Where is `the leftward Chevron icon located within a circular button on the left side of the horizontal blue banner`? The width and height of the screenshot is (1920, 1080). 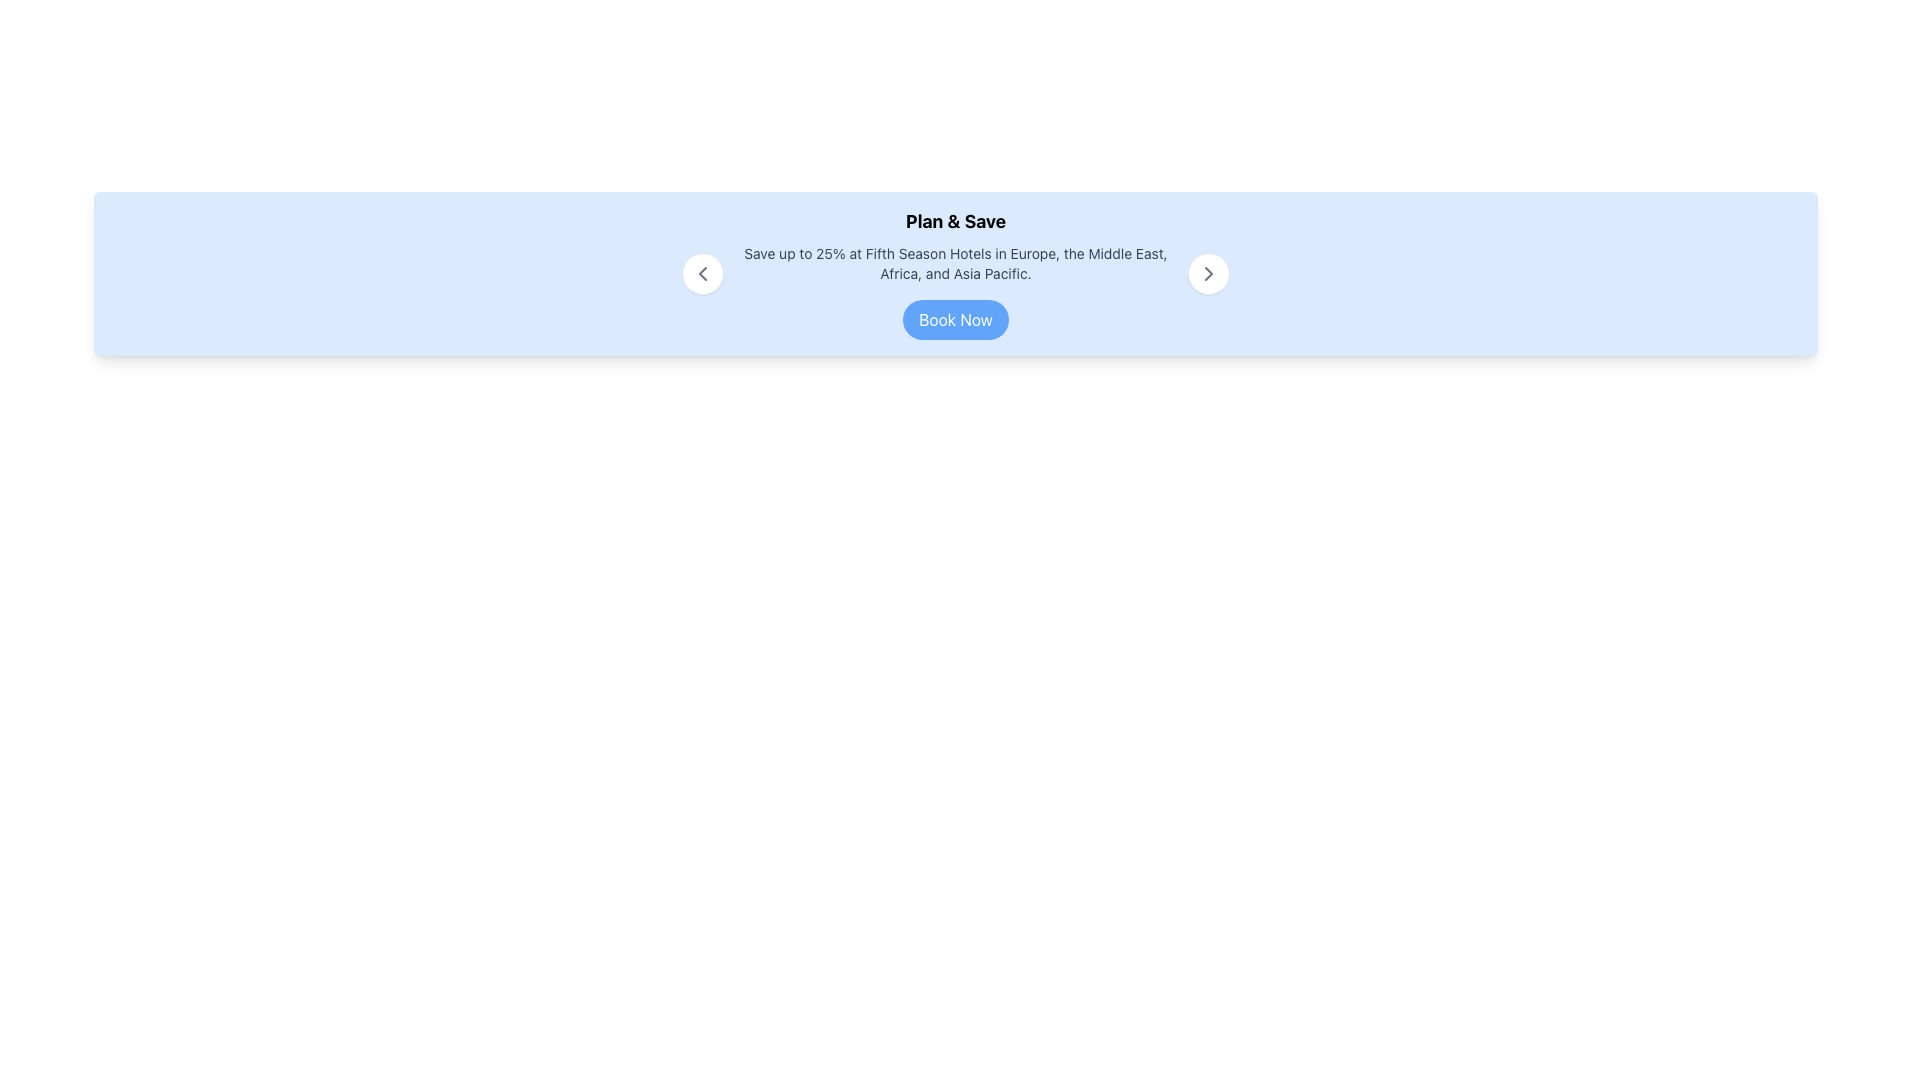
the leftward Chevron icon located within a circular button on the left side of the horizontal blue banner is located at coordinates (702, 273).